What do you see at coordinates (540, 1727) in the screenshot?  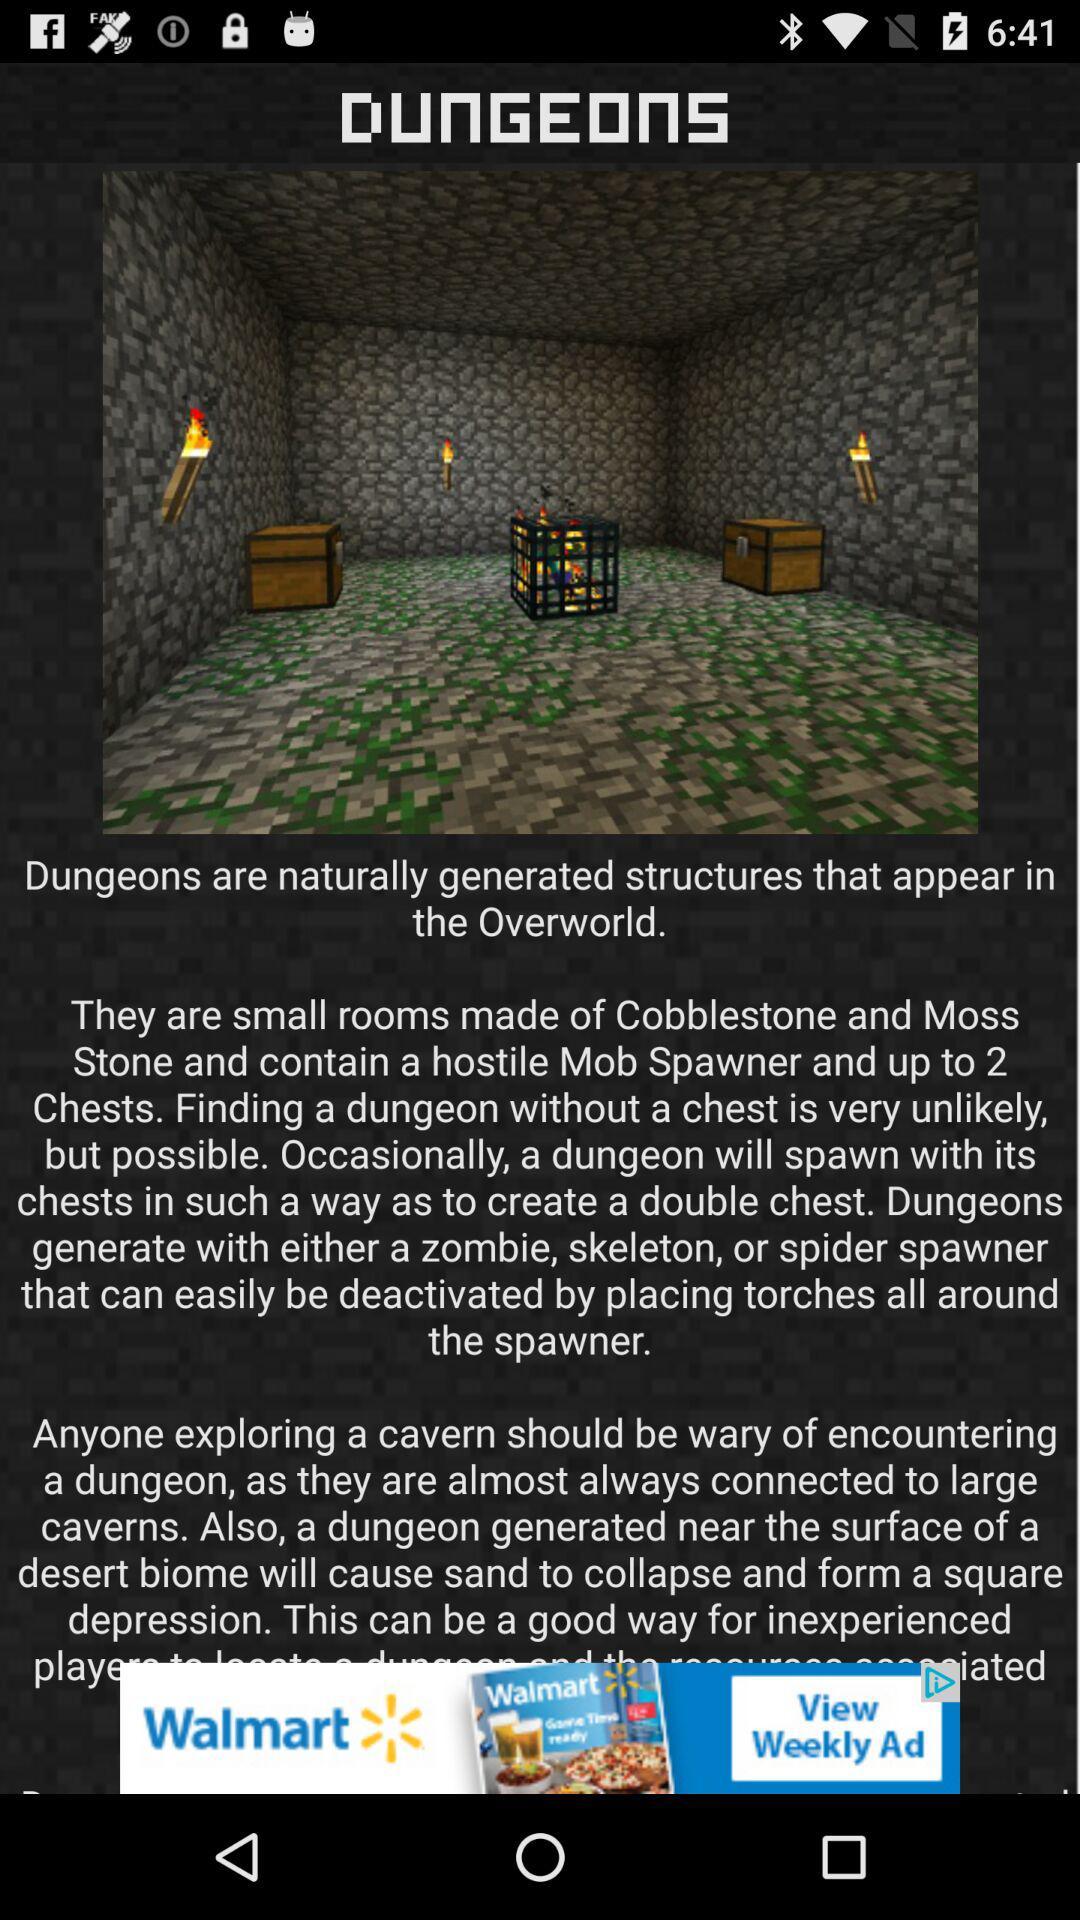 I see `give advertisement information` at bounding box center [540, 1727].